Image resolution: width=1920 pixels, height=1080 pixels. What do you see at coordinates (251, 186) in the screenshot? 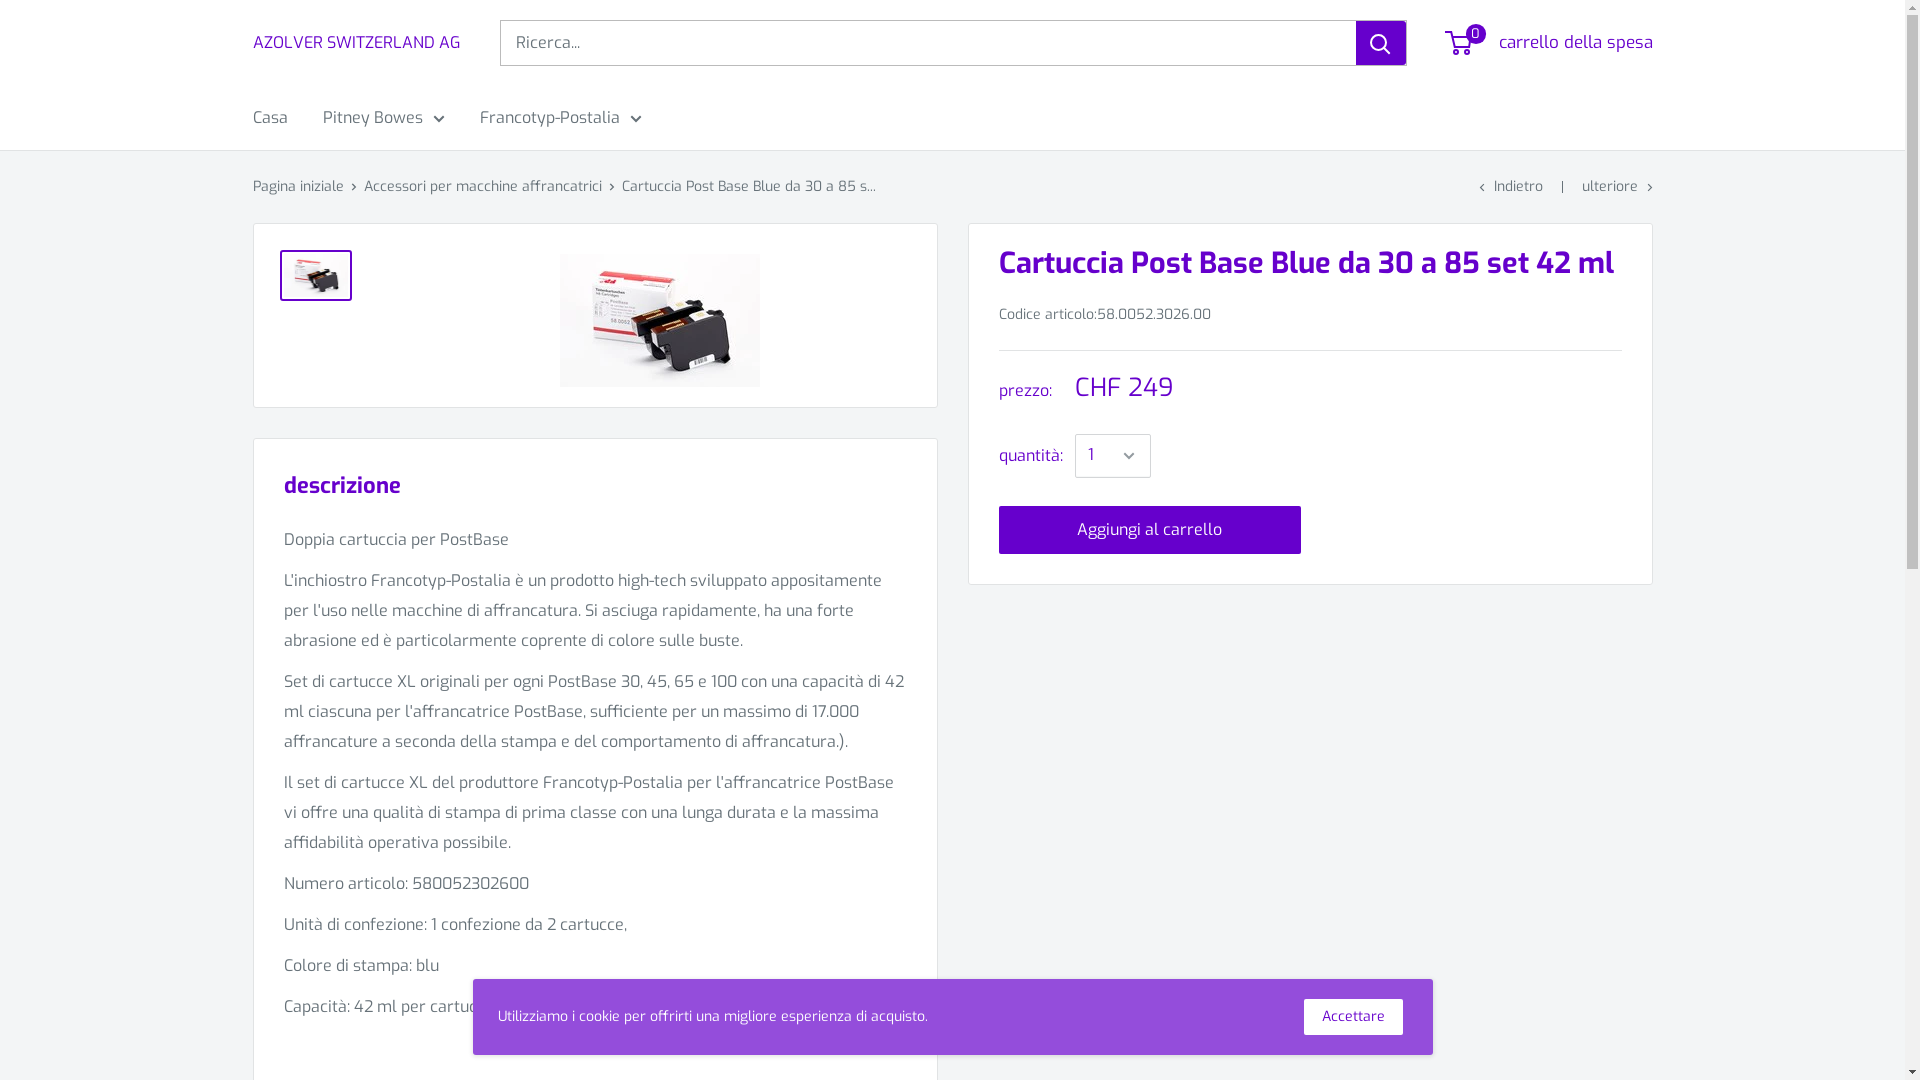
I see `'Pagina iniziale'` at bounding box center [251, 186].